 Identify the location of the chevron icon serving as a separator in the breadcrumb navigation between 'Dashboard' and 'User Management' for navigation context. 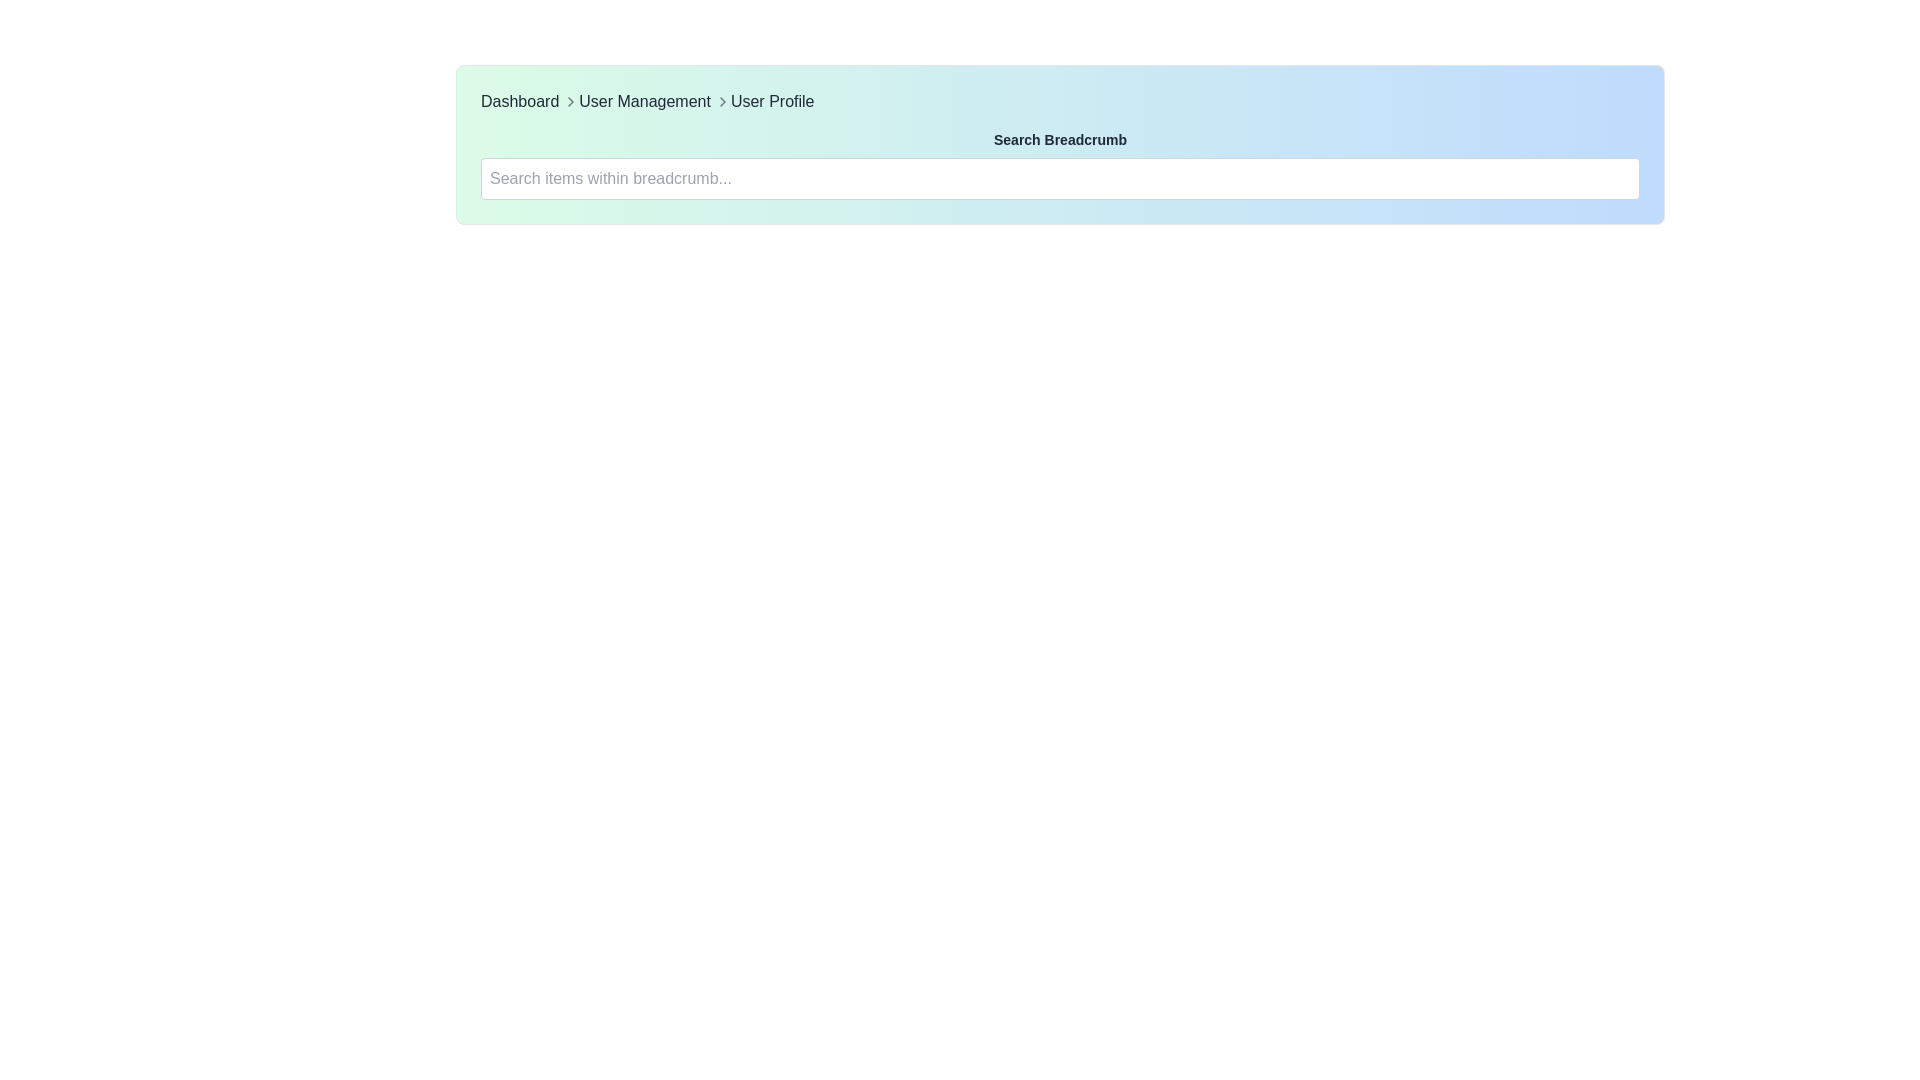
(570, 101).